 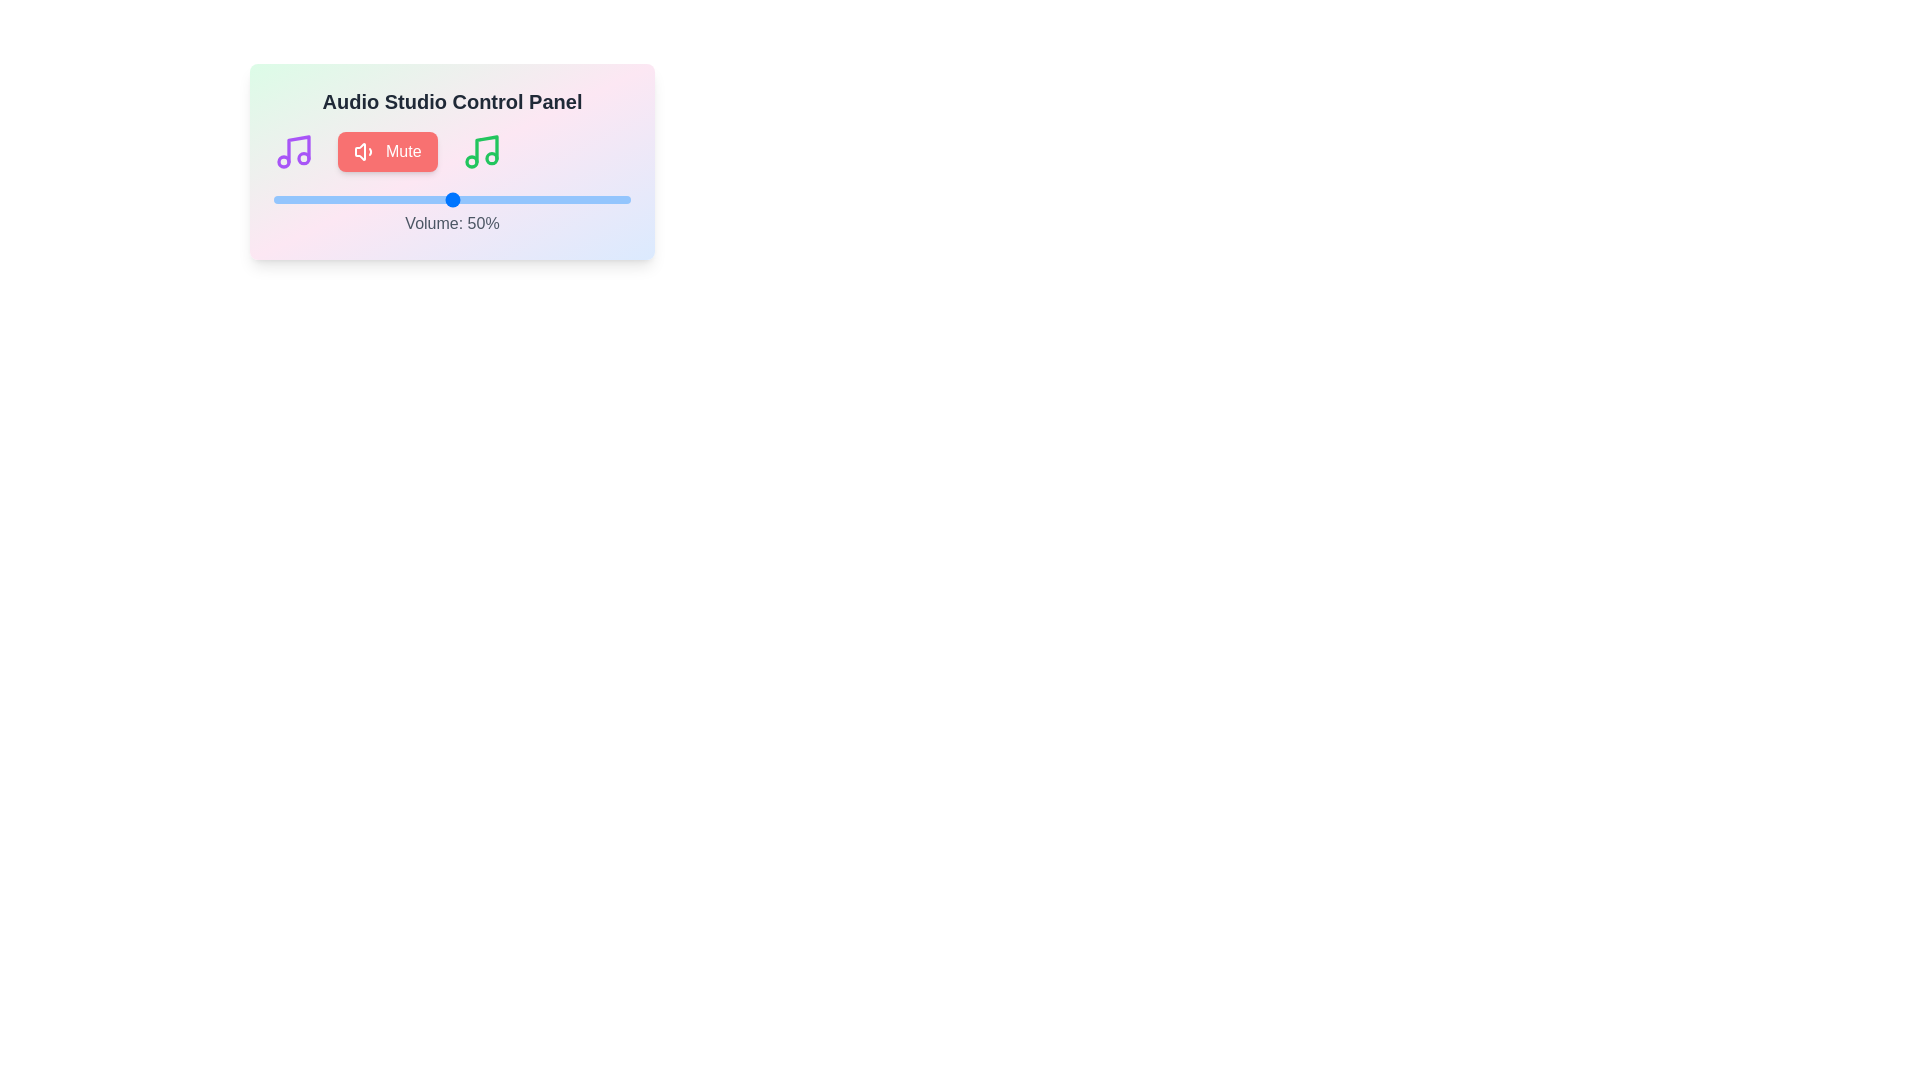 What do you see at coordinates (370, 200) in the screenshot?
I see `the volume slider to set the volume to 27%` at bounding box center [370, 200].